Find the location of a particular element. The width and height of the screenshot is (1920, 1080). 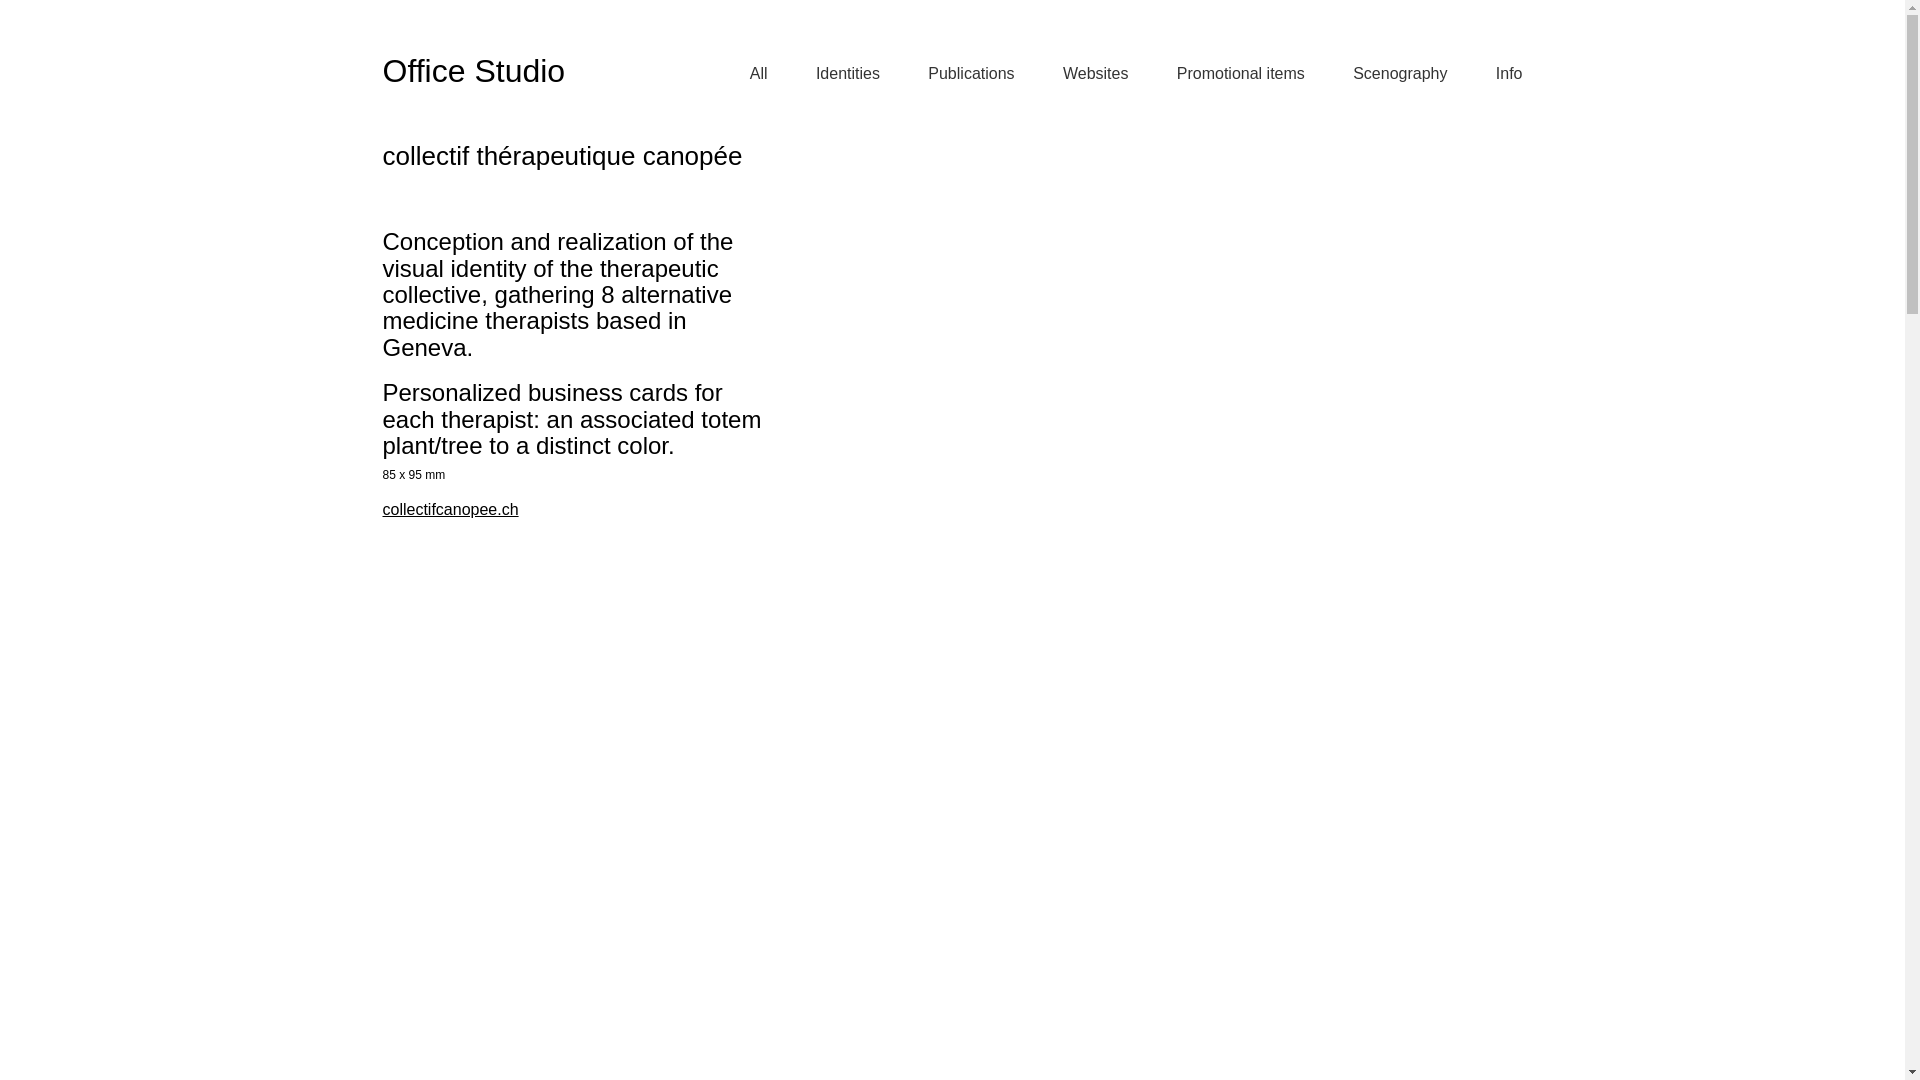

'Identities' is located at coordinates (816, 72).